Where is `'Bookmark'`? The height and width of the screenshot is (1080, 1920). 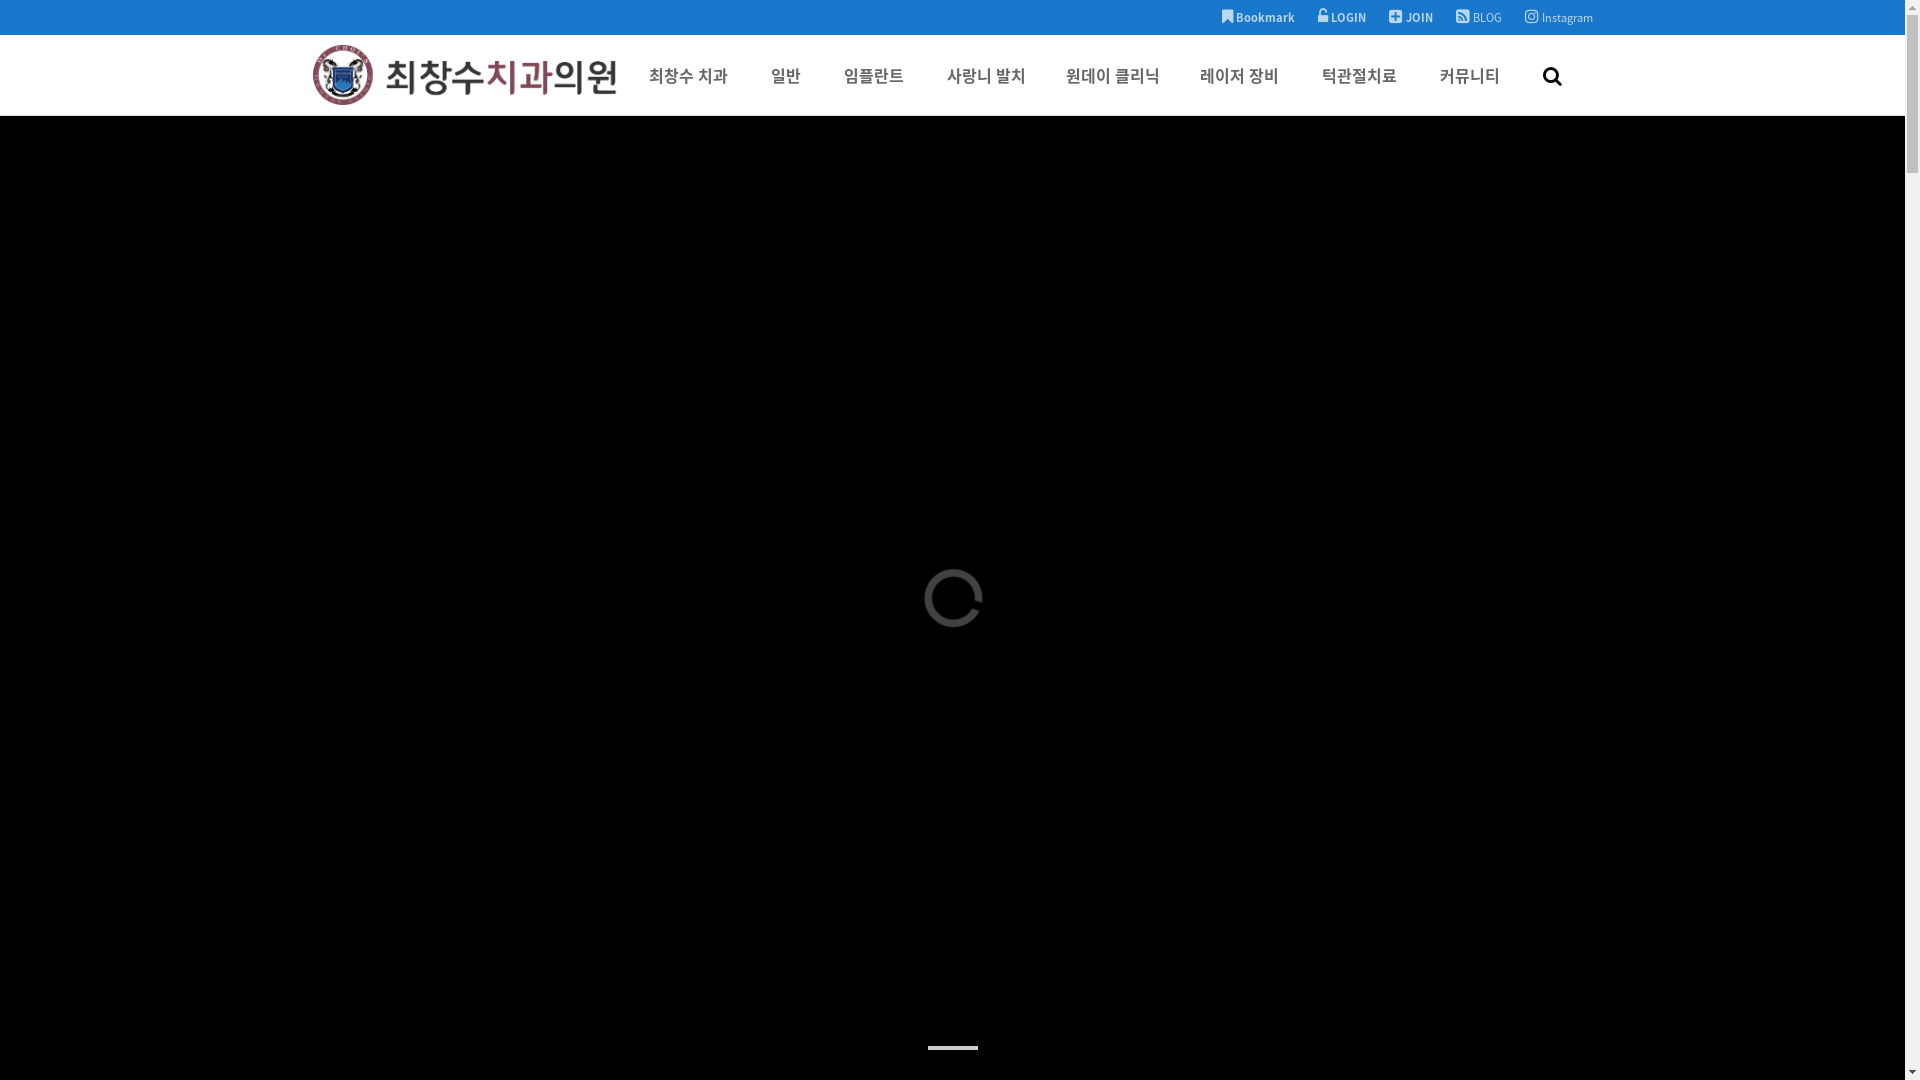 'Bookmark' is located at coordinates (1257, 17).